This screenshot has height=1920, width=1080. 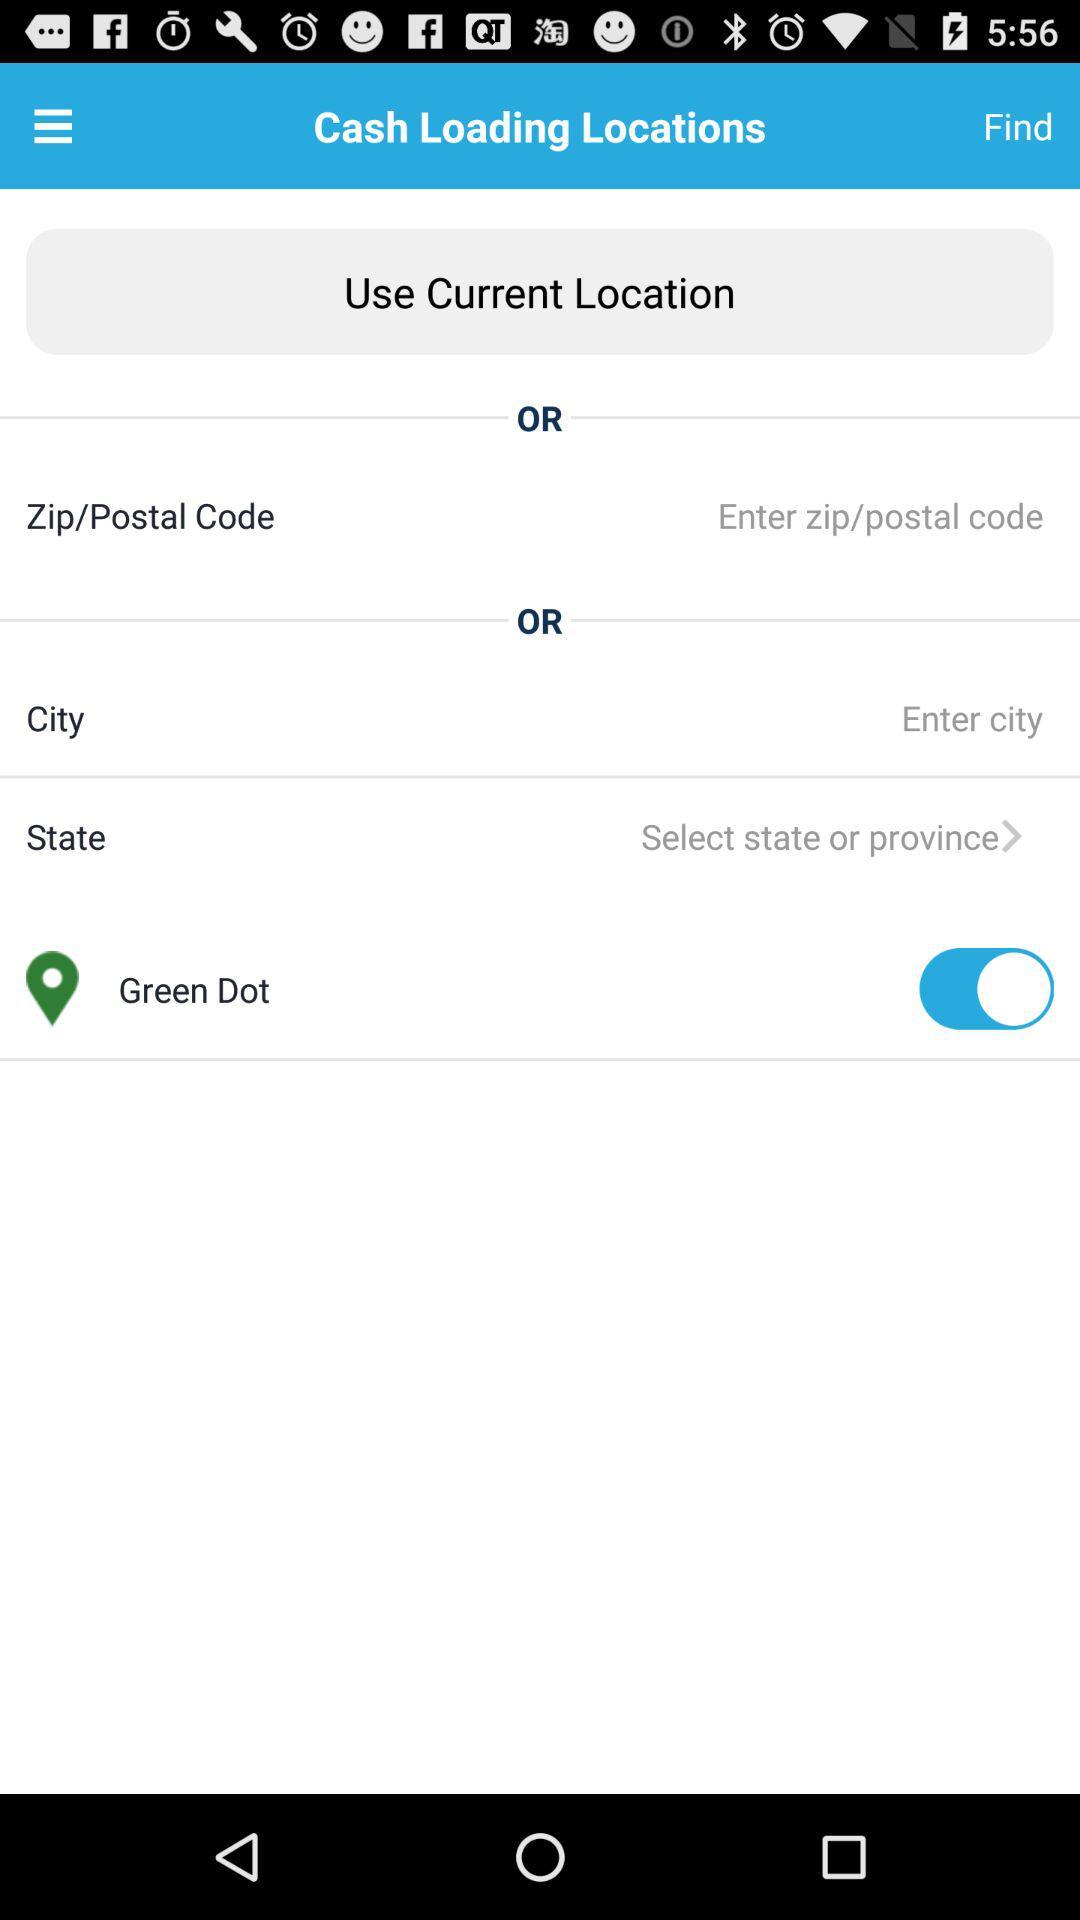 I want to click on find item, so click(x=968, y=124).